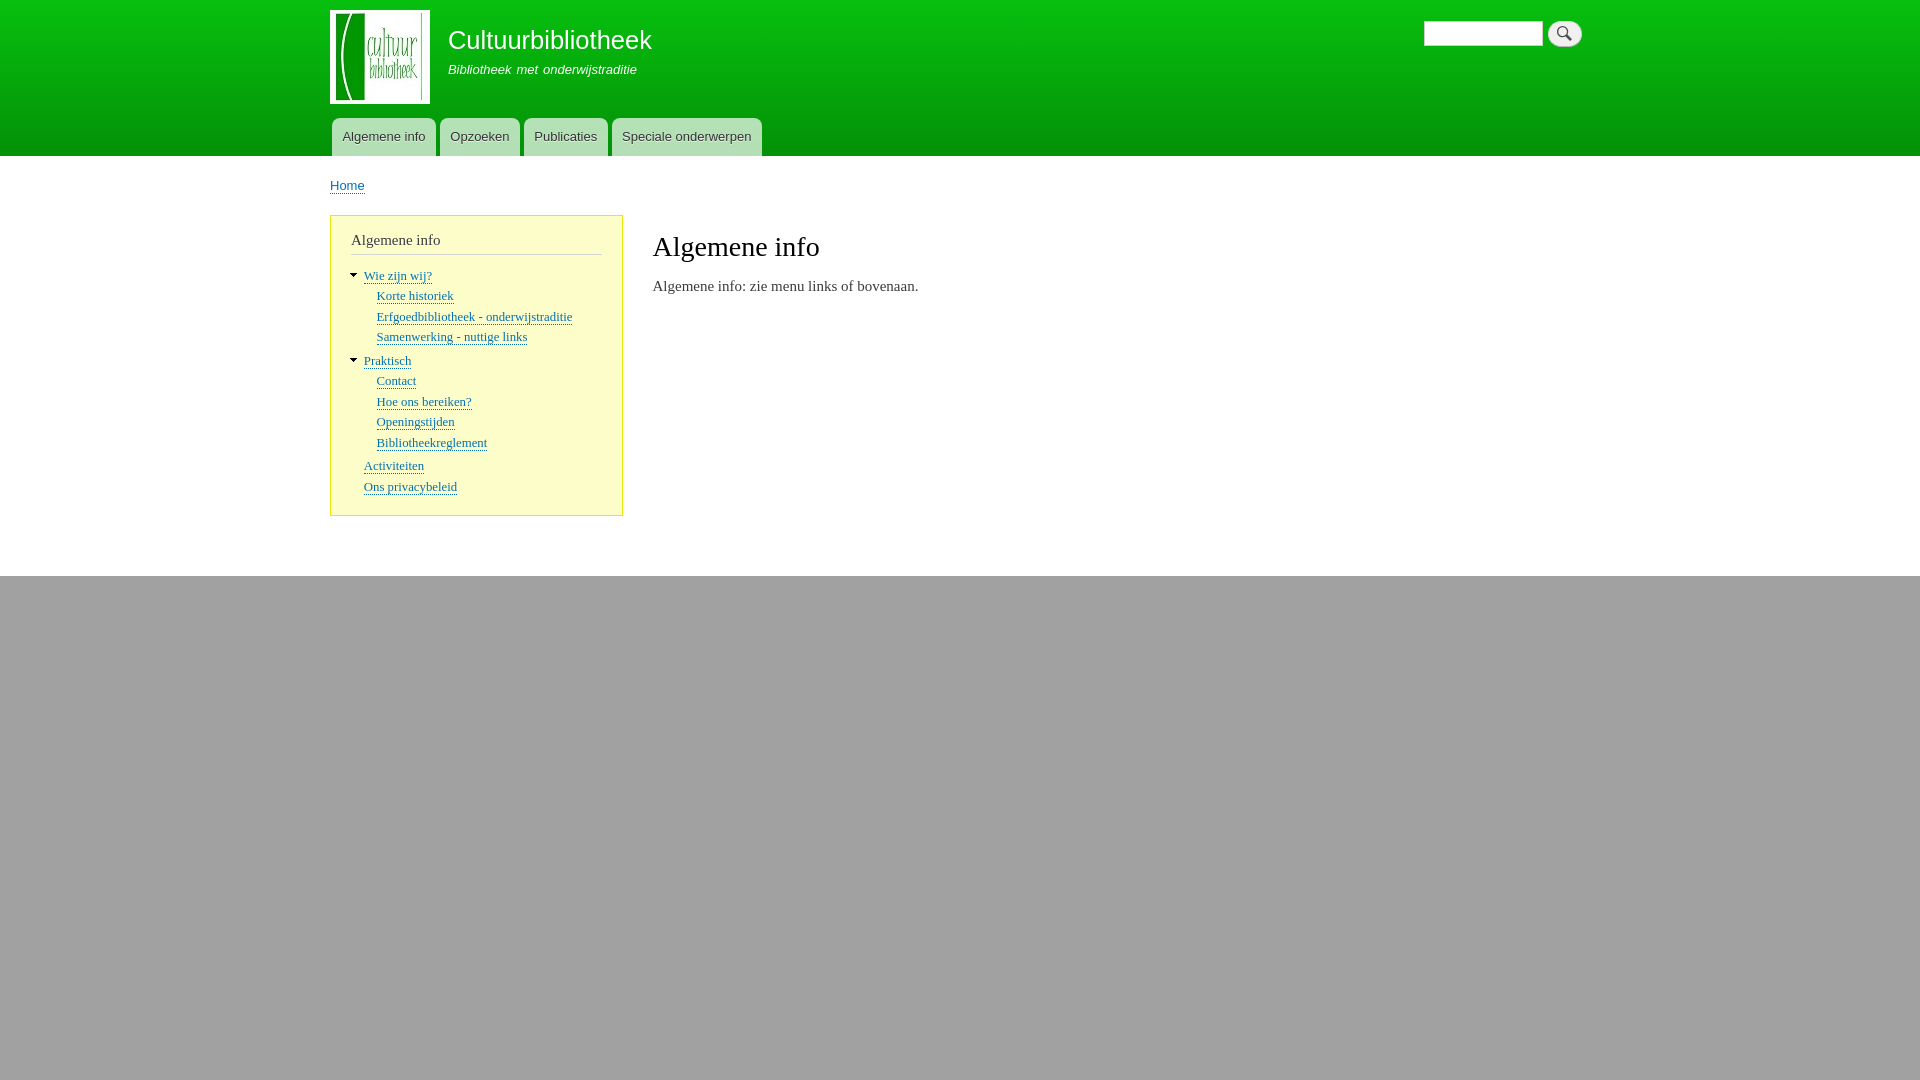  Describe the element at coordinates (388, 361) in the screenshot. I see `'Praktisch'` at that location.